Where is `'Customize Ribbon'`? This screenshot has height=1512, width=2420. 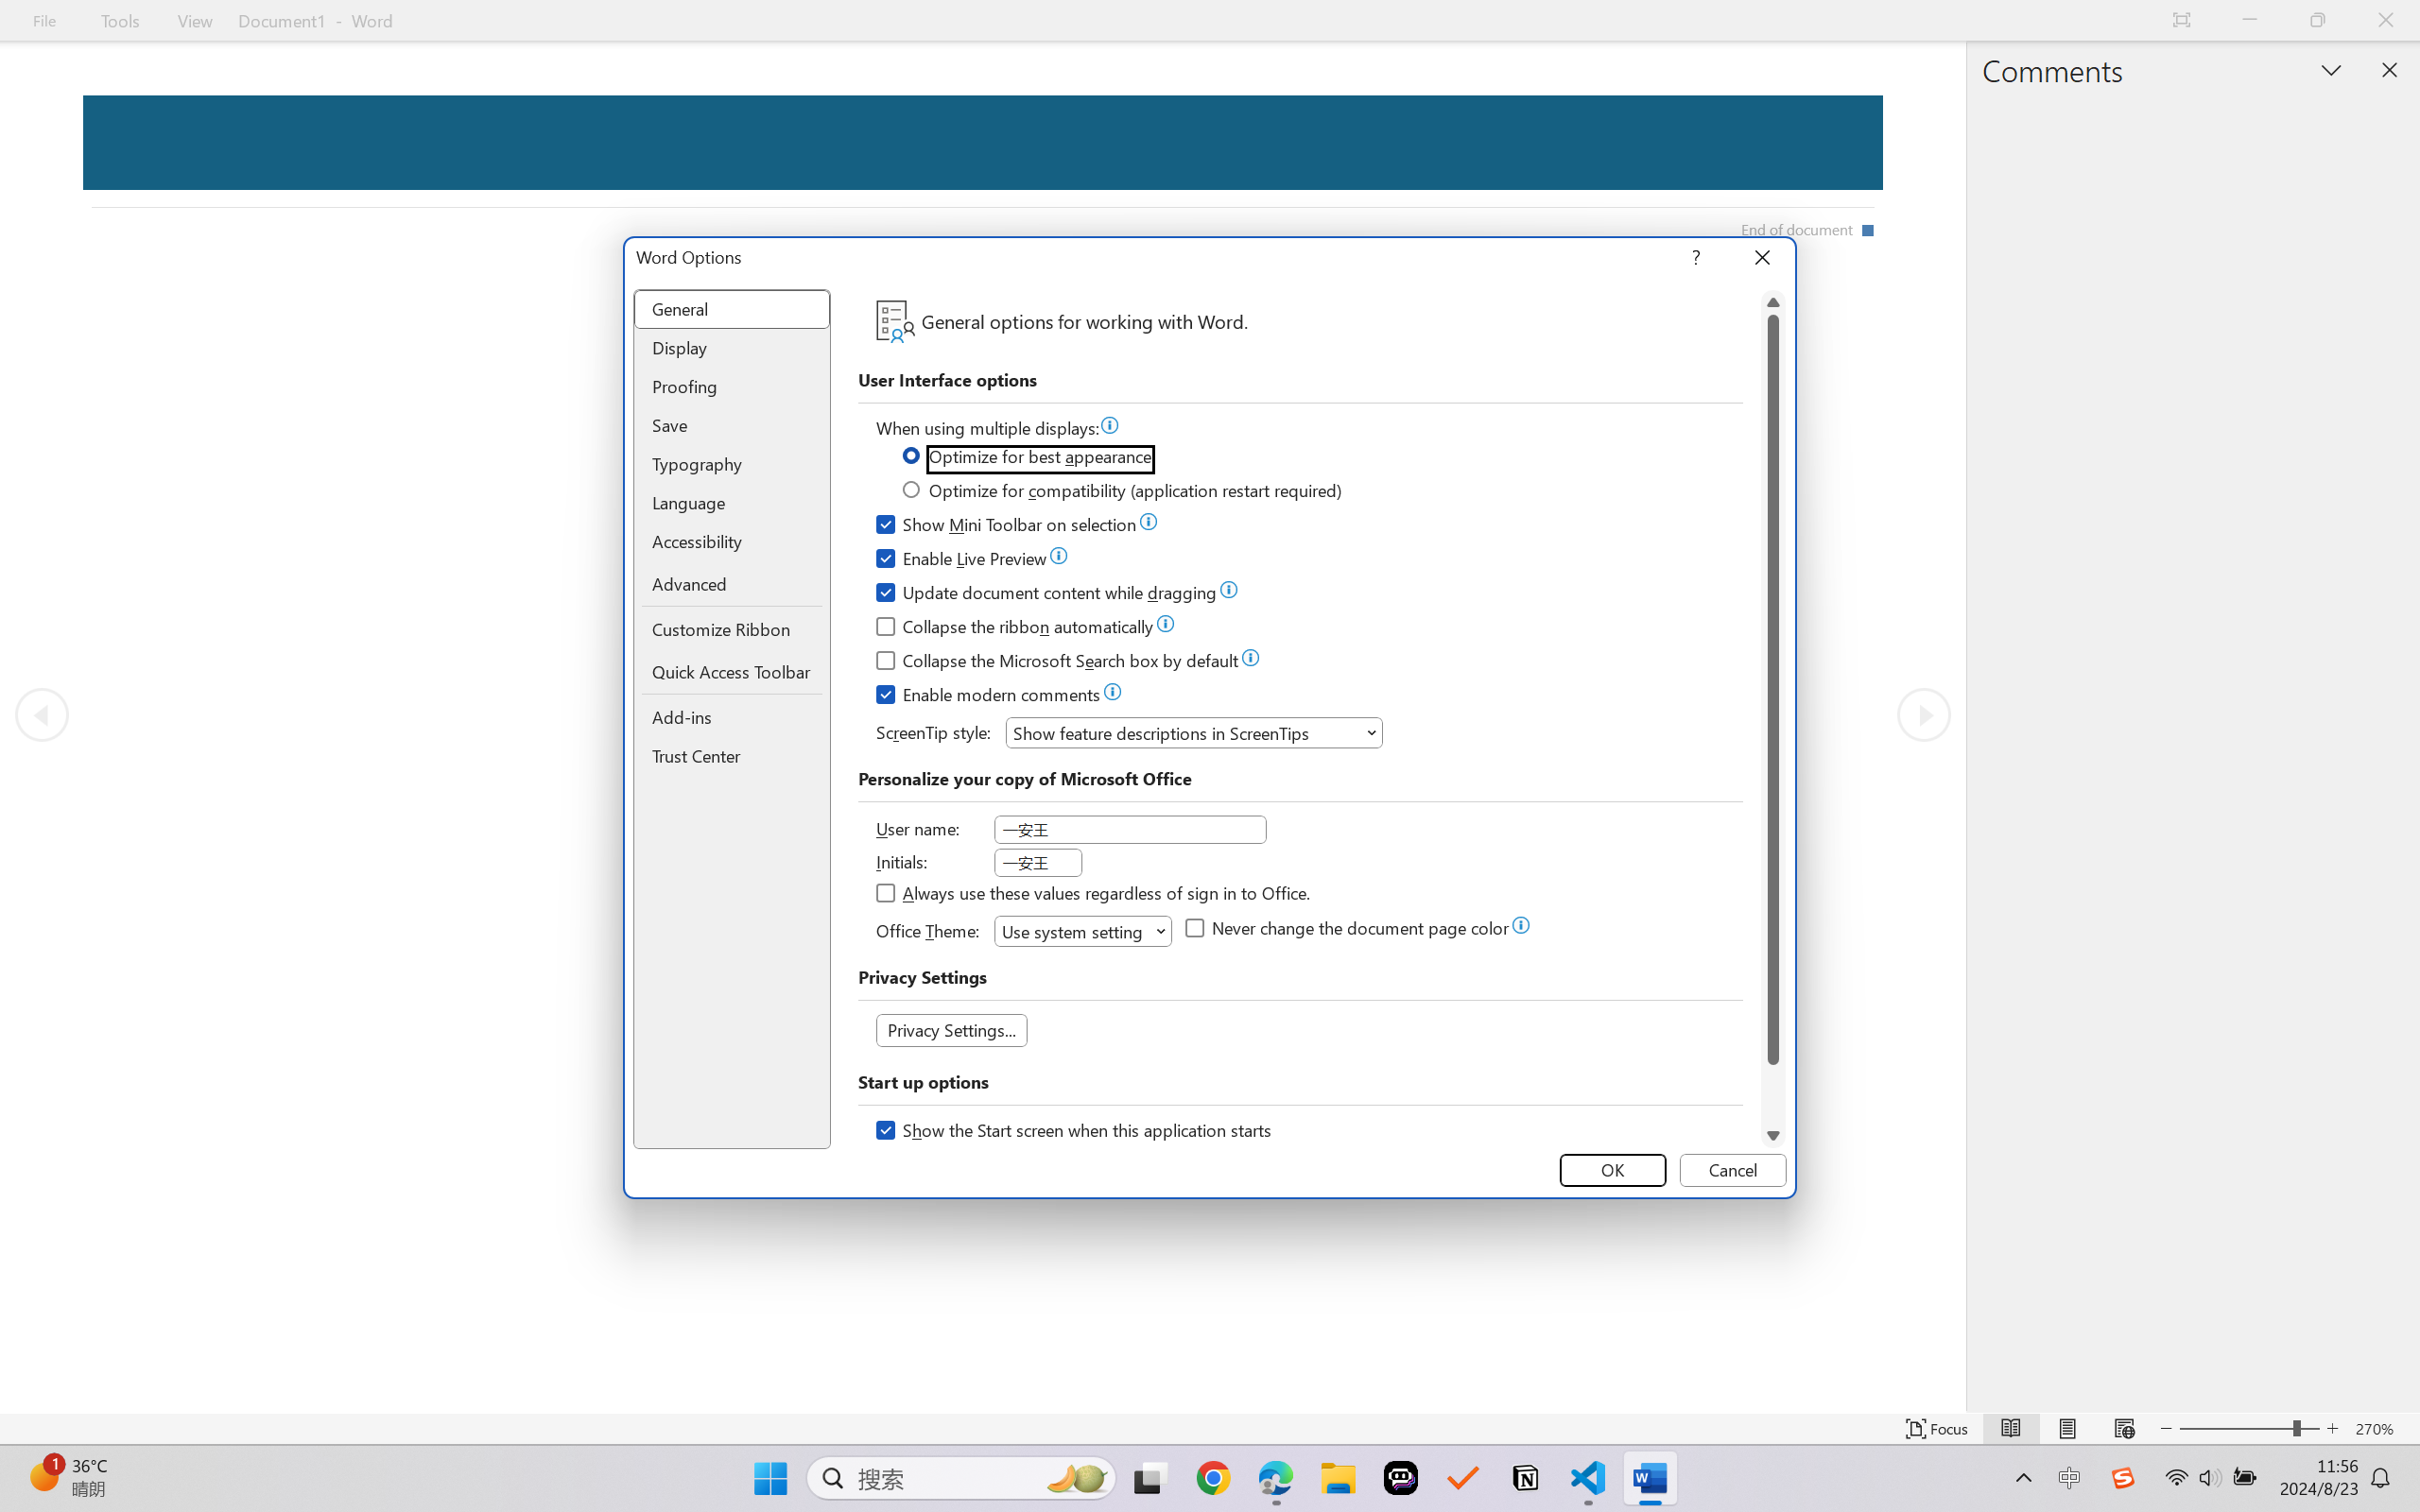
'Customize Ribbon' is located at coordinates (732, 628).